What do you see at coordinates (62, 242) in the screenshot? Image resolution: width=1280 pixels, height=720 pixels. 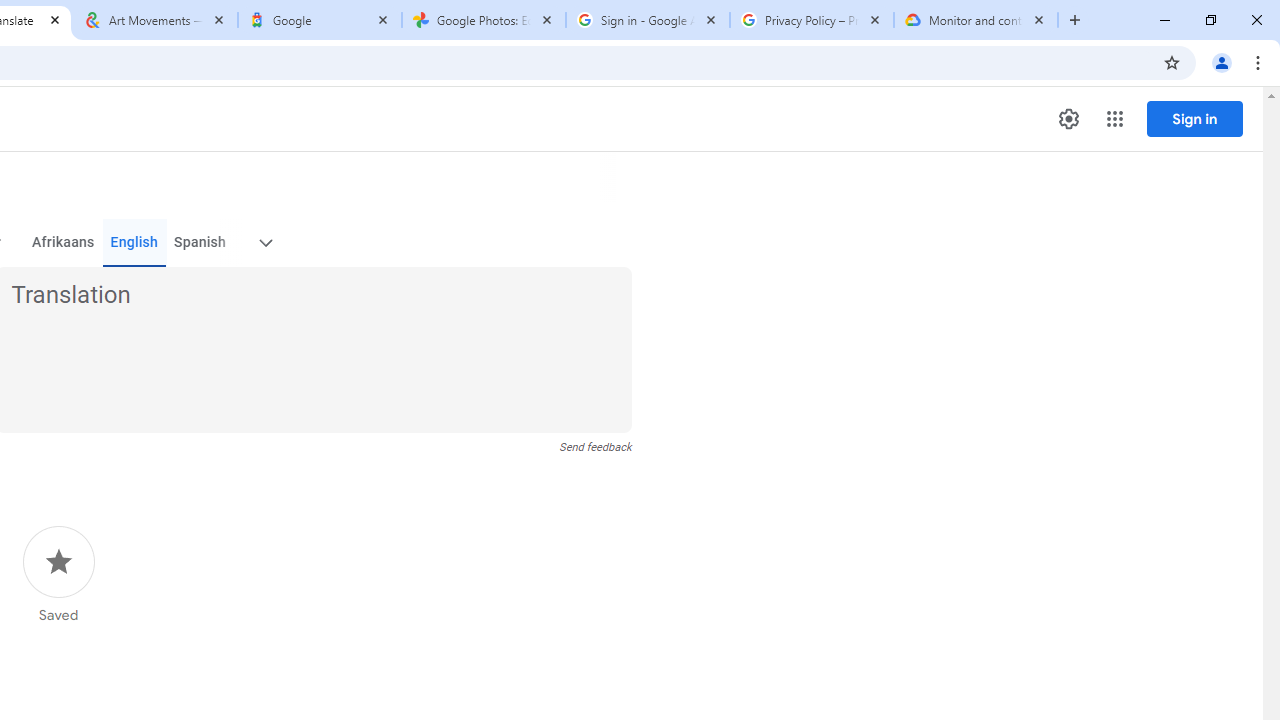 I see `'Afrikaans'` at bounding box center [62, 242].